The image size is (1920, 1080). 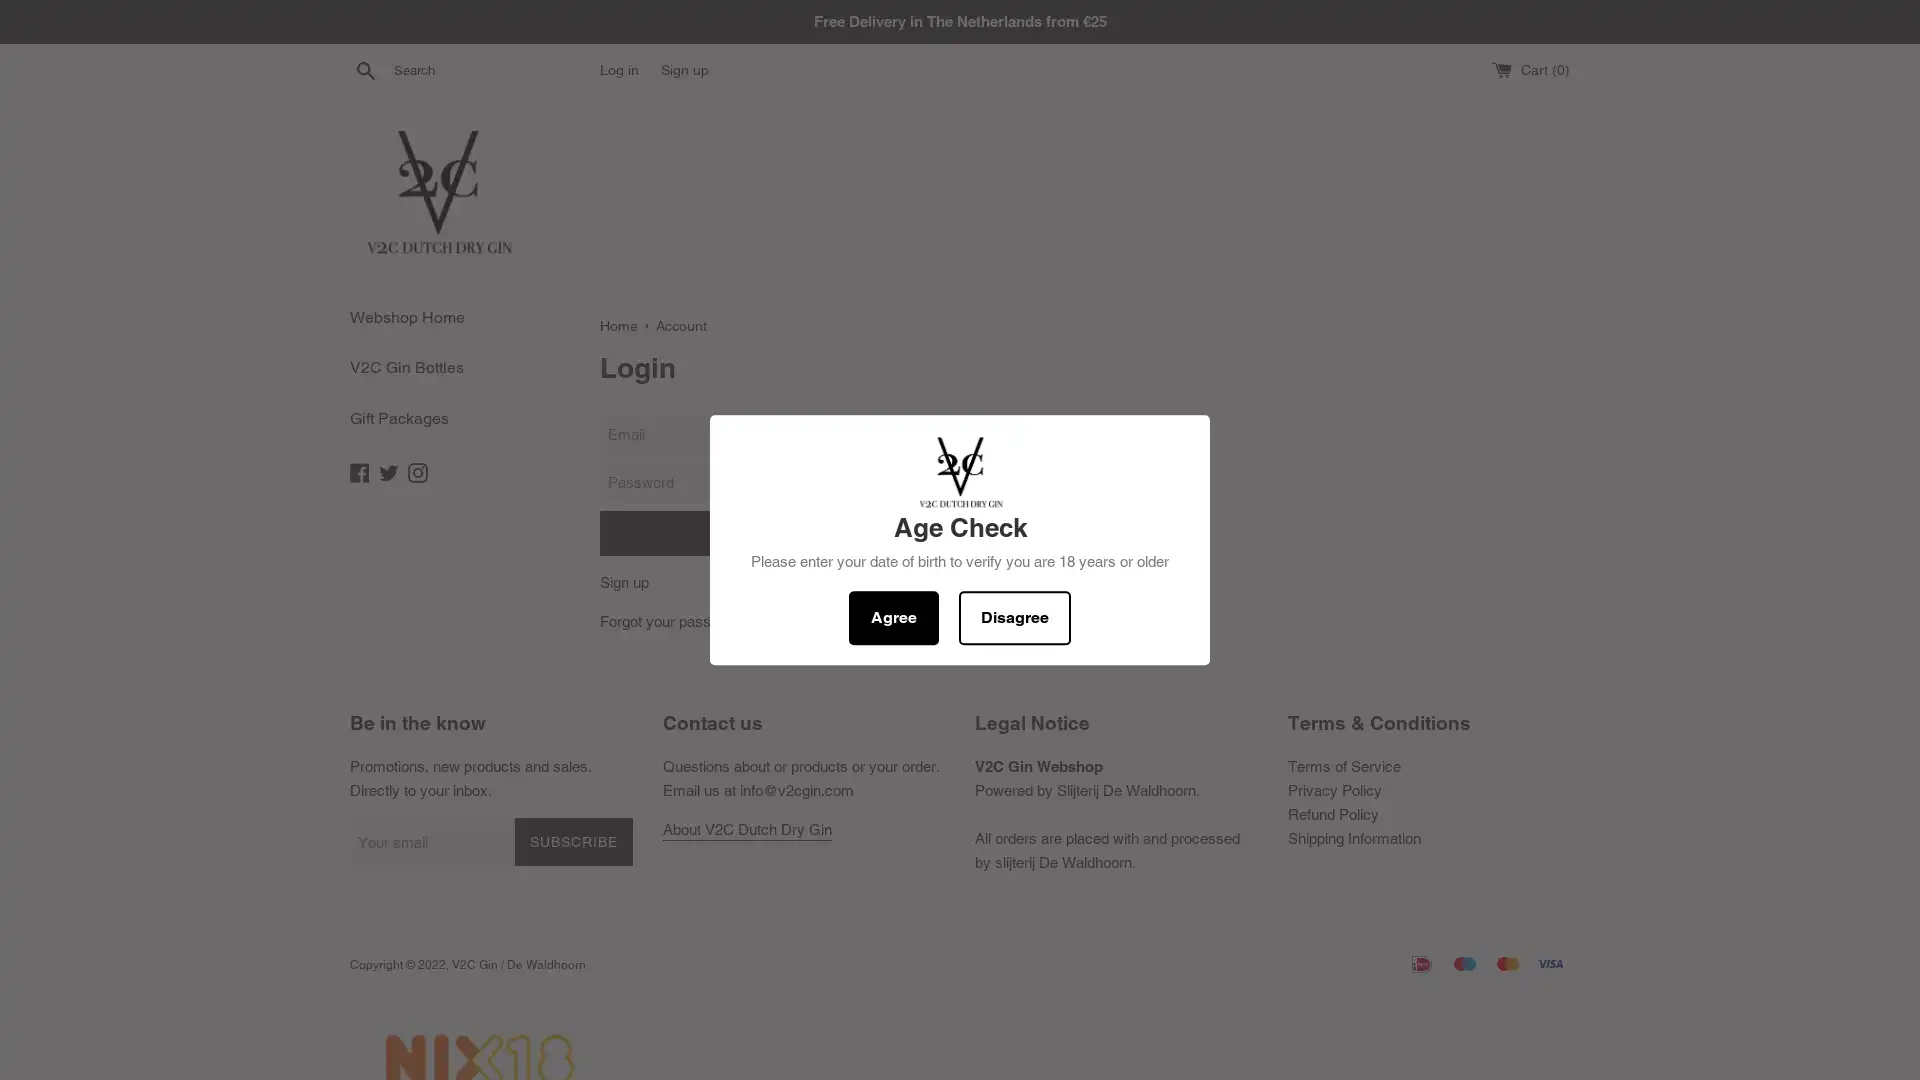 I want to click on Agree, so click(x=892, y=616).